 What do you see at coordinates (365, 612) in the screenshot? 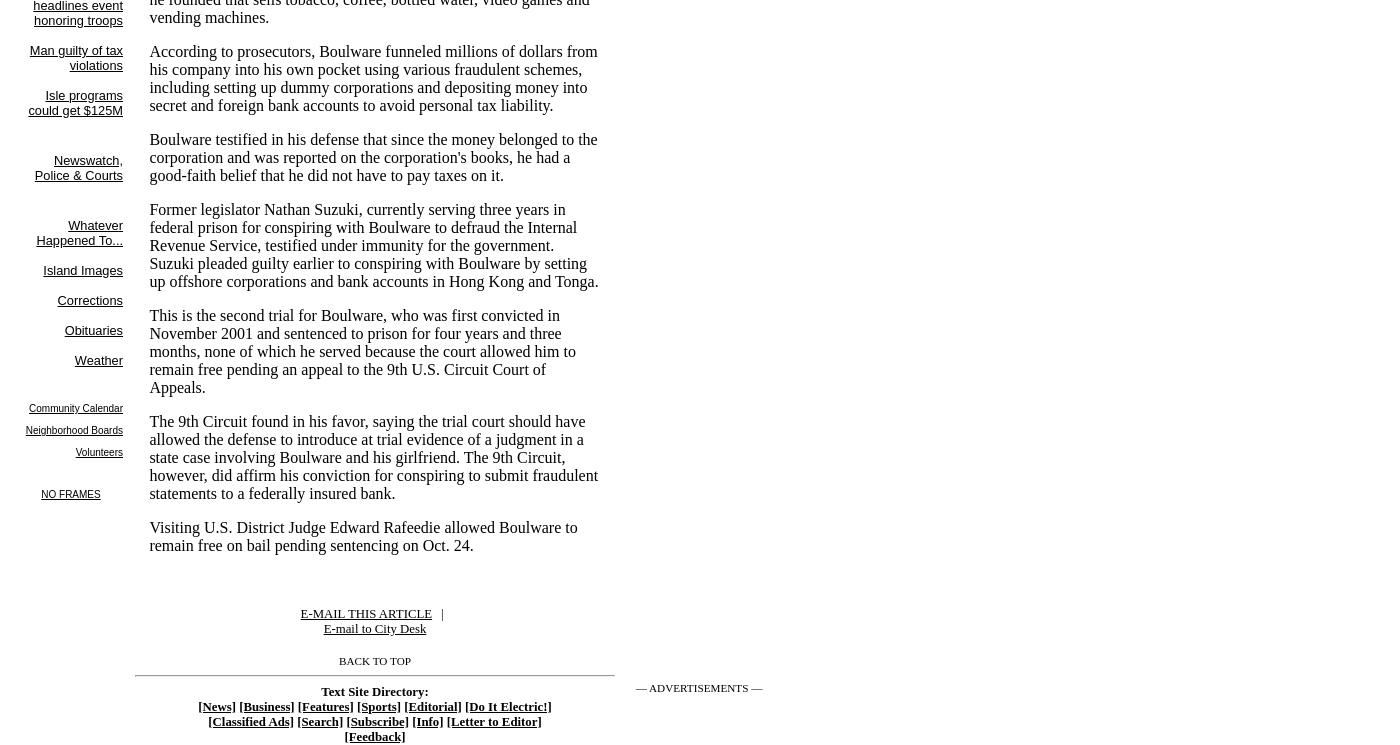
I see `'E-MAIL THIS ARTICLE'` at bounding box center [365, 612].